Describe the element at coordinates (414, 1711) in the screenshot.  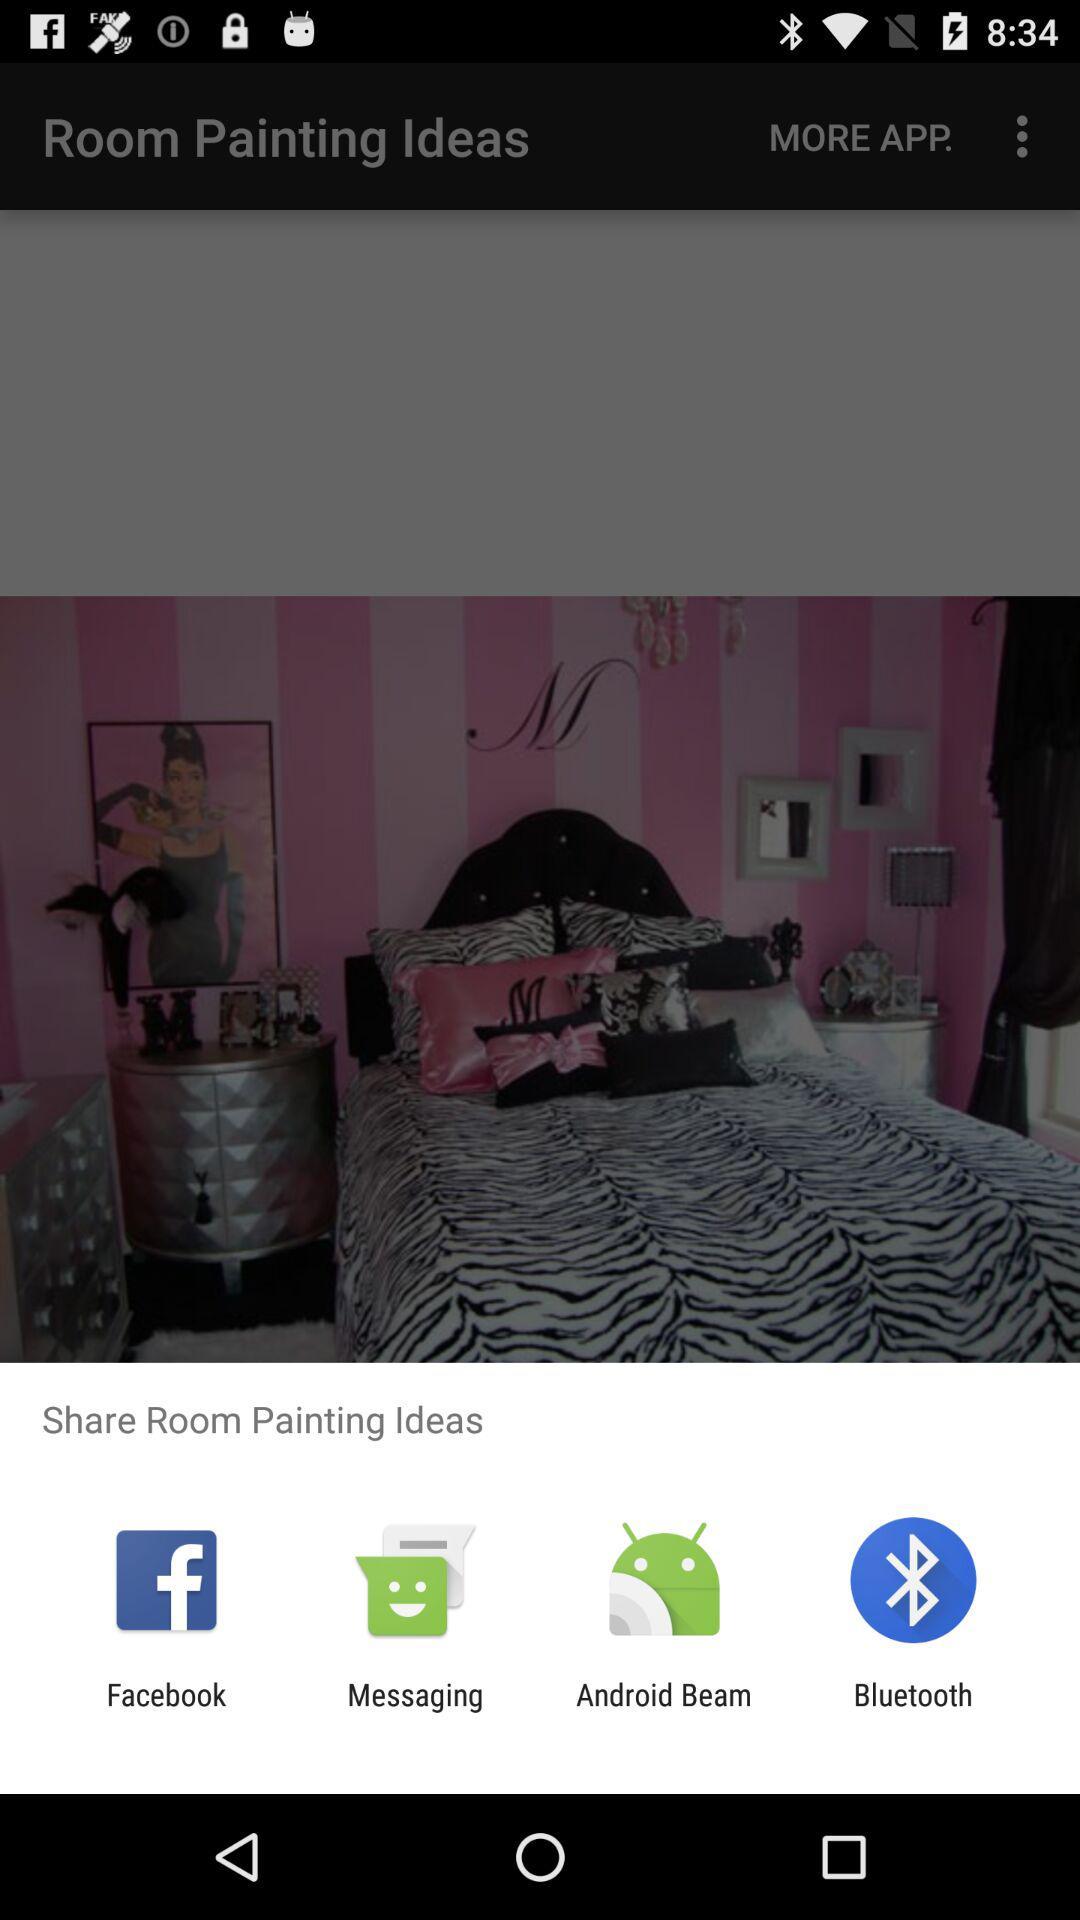
I see `the messaging` at that location.